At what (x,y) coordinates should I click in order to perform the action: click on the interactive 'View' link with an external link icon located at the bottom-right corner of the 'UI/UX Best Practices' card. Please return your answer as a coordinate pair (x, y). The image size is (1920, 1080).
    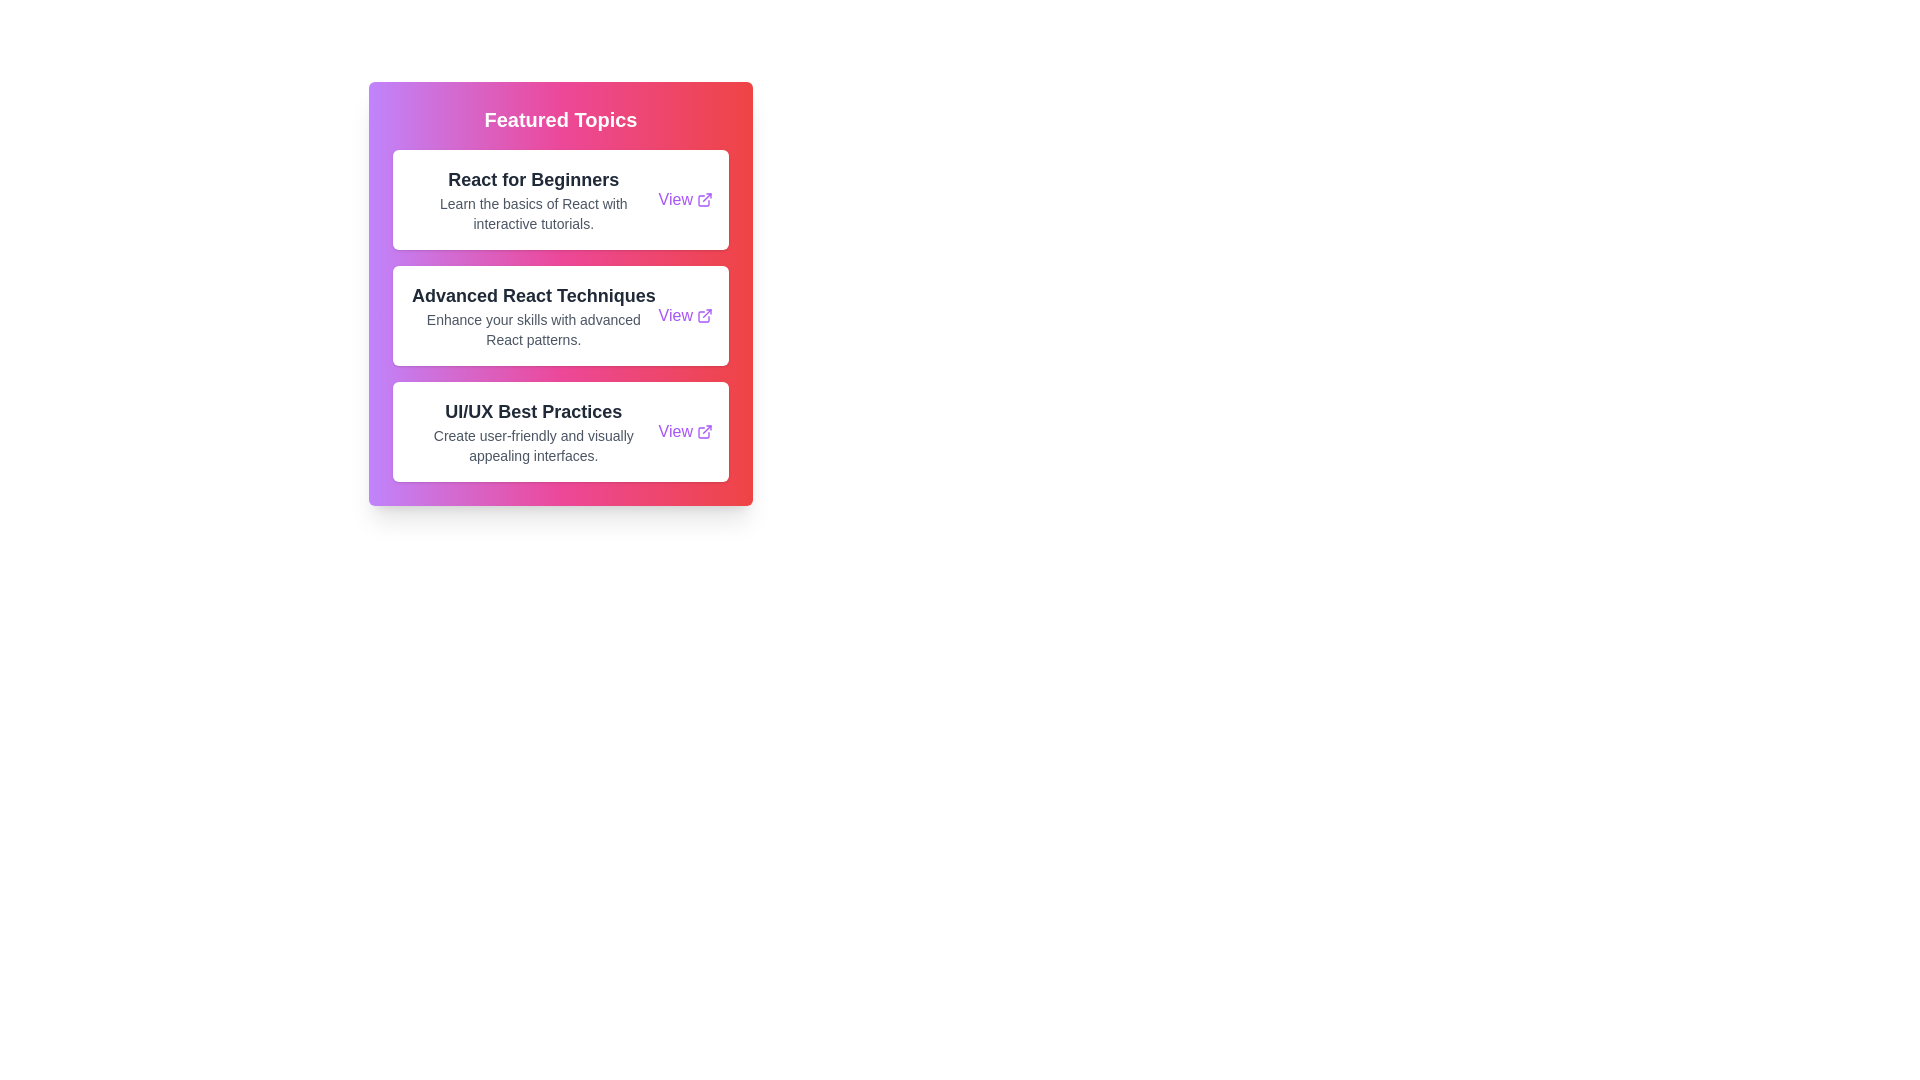
    Looking at the image, I should click on (685, 431).